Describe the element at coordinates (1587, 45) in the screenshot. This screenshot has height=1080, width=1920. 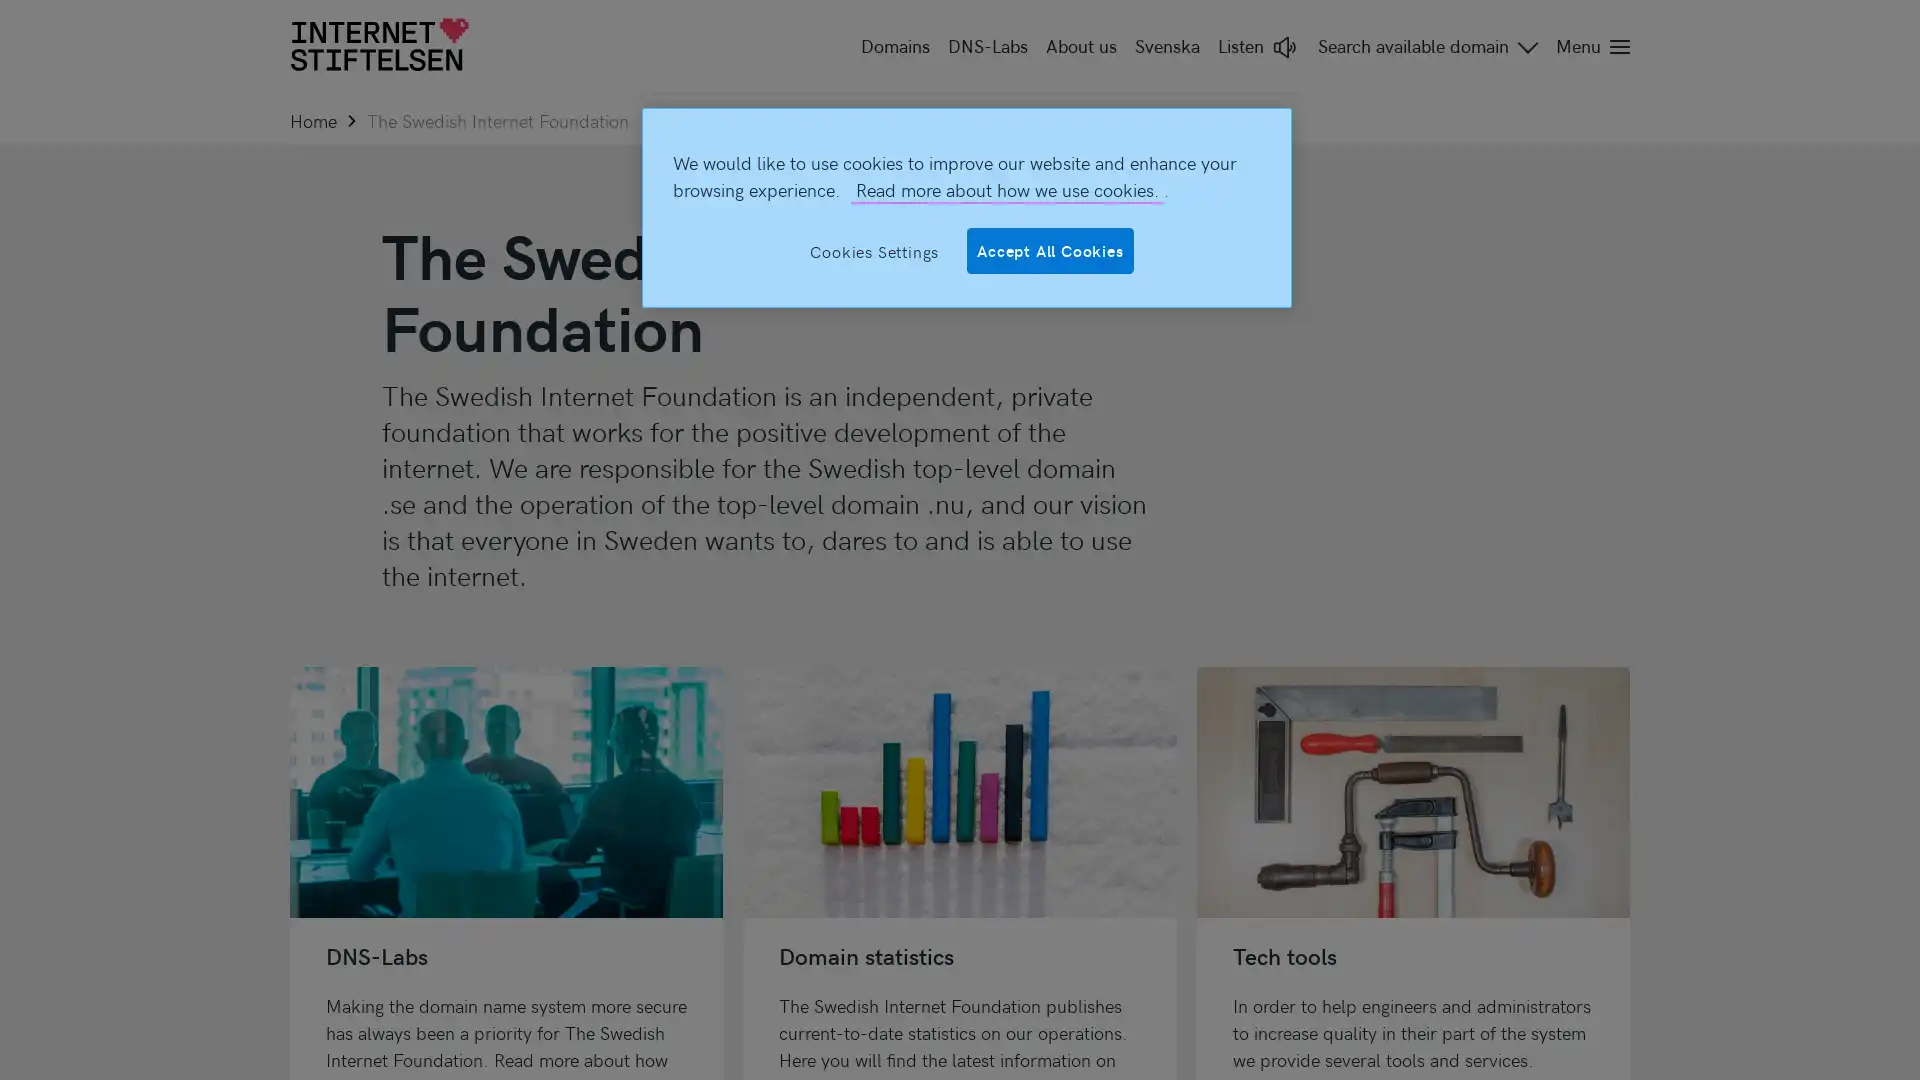
I see `Menu` at that location.